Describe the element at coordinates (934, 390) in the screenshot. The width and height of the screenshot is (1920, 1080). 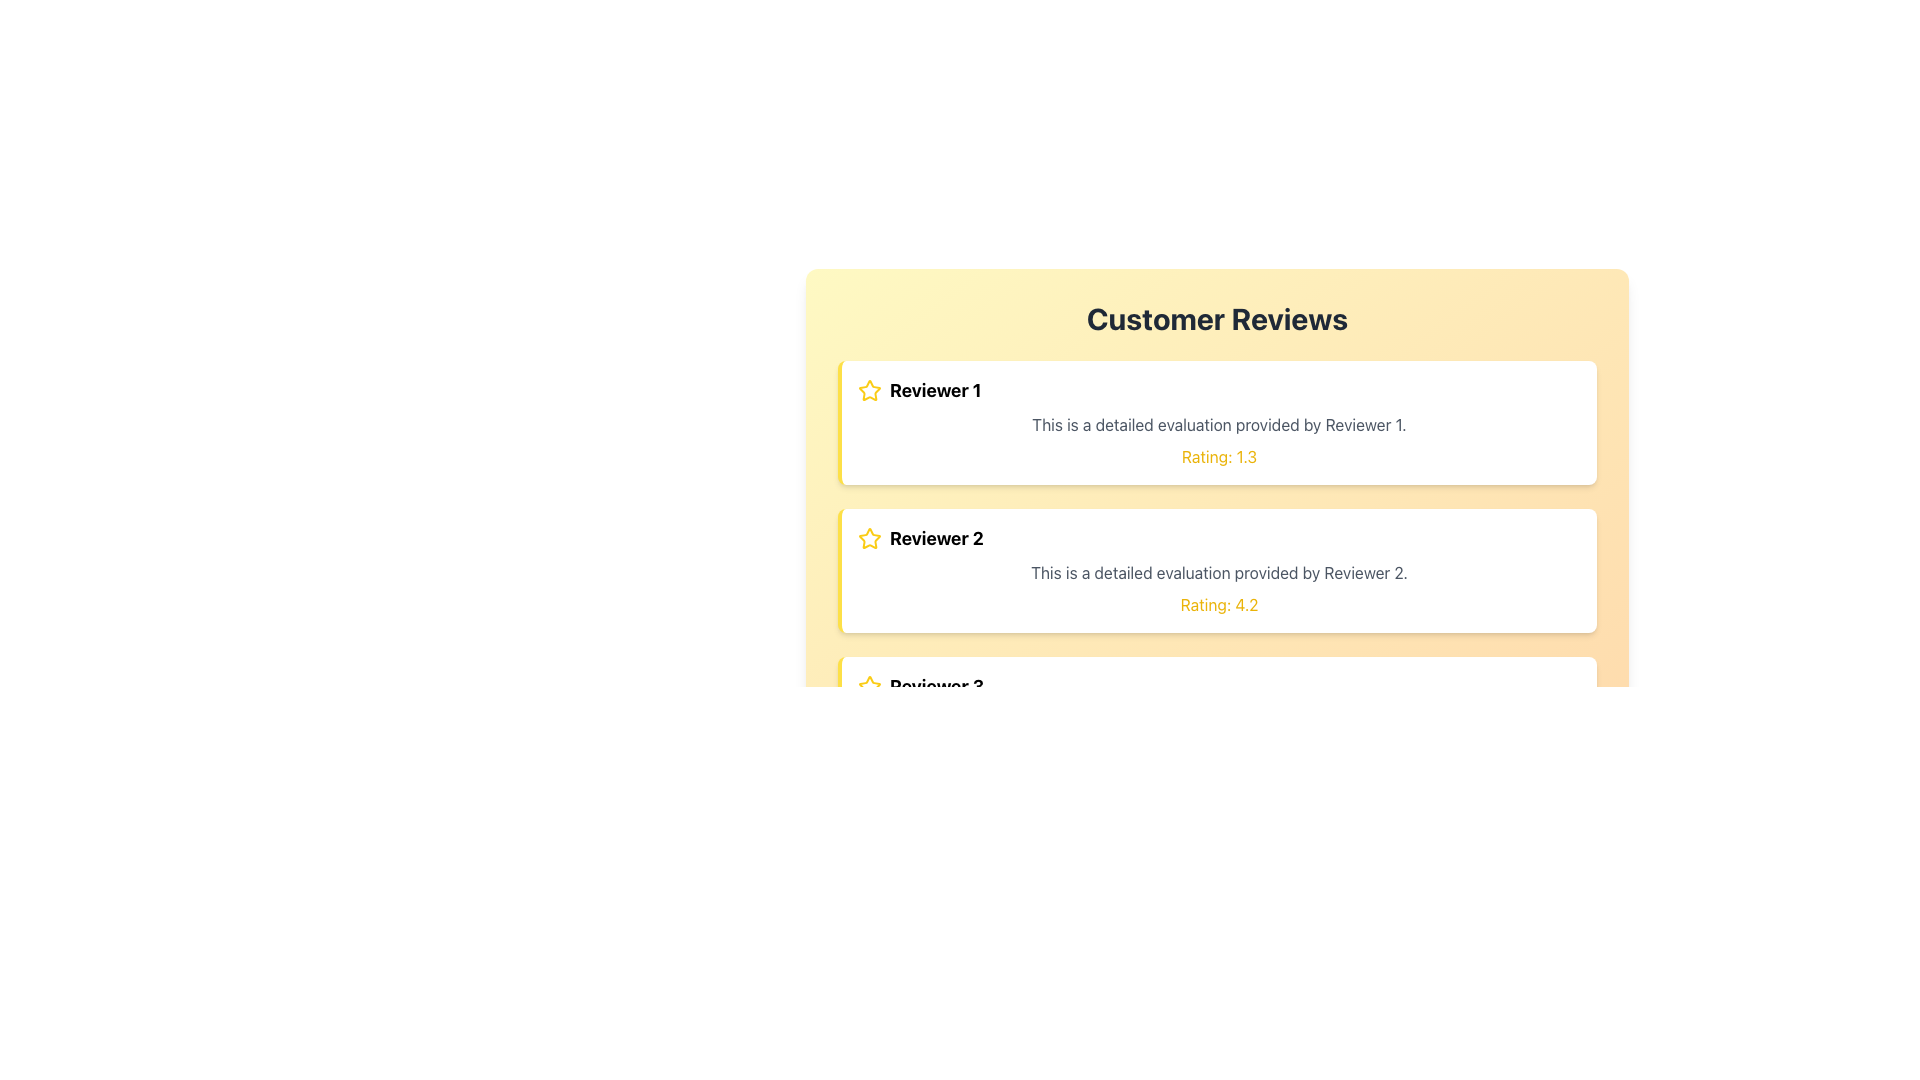
I see `the text label displaying 'Reviewer 1' located in the top-left section of the first user review card, adjacent to a yellow star icon` at that location.